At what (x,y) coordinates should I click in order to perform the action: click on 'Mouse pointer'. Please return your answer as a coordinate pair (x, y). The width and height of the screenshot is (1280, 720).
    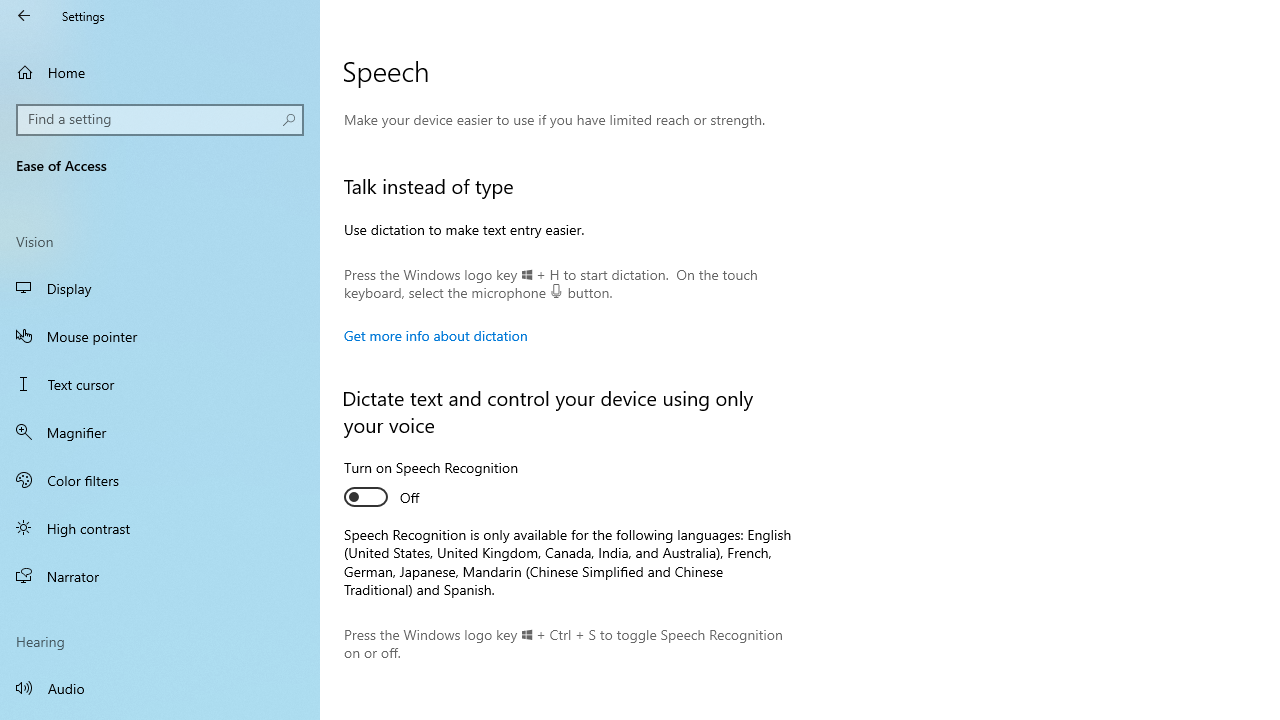
    Looking at the image, I should click on (160, 334).